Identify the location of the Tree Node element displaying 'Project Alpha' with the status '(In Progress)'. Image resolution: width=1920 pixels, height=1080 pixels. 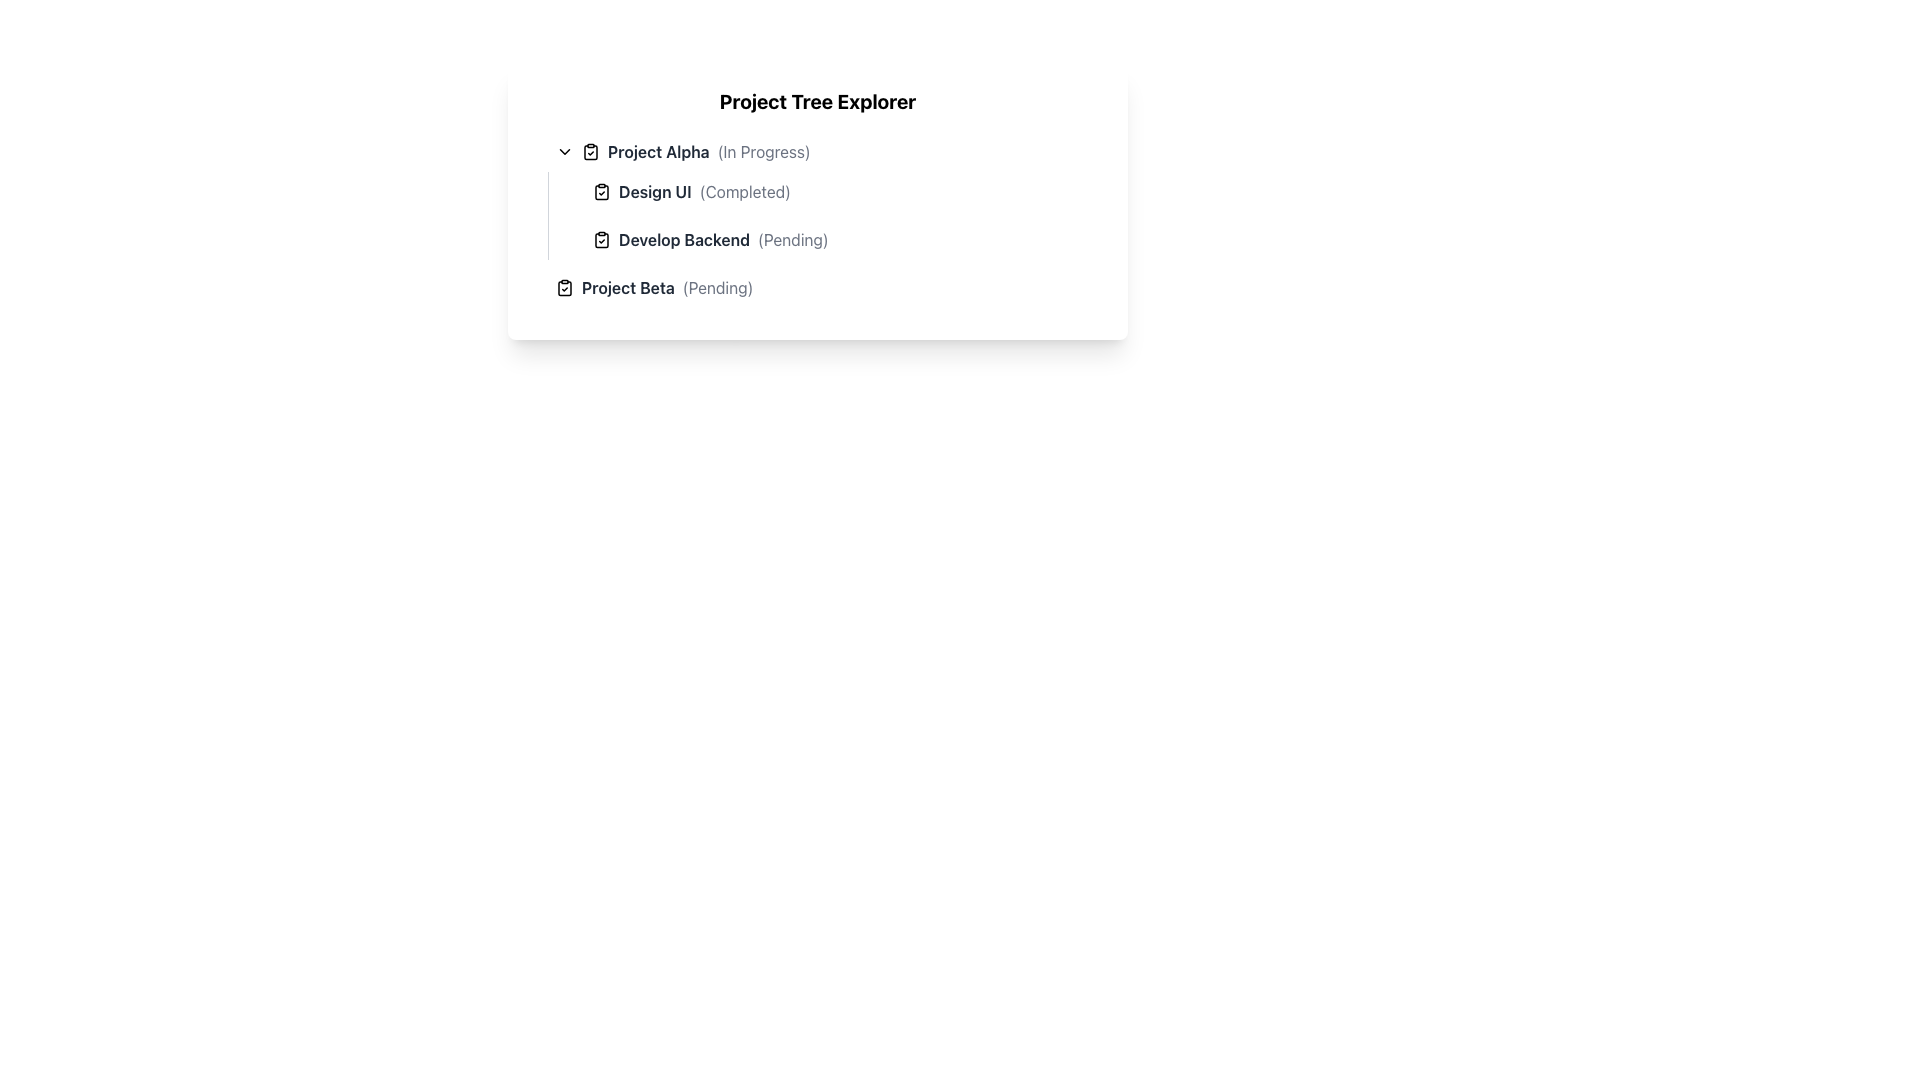
(825, 150).